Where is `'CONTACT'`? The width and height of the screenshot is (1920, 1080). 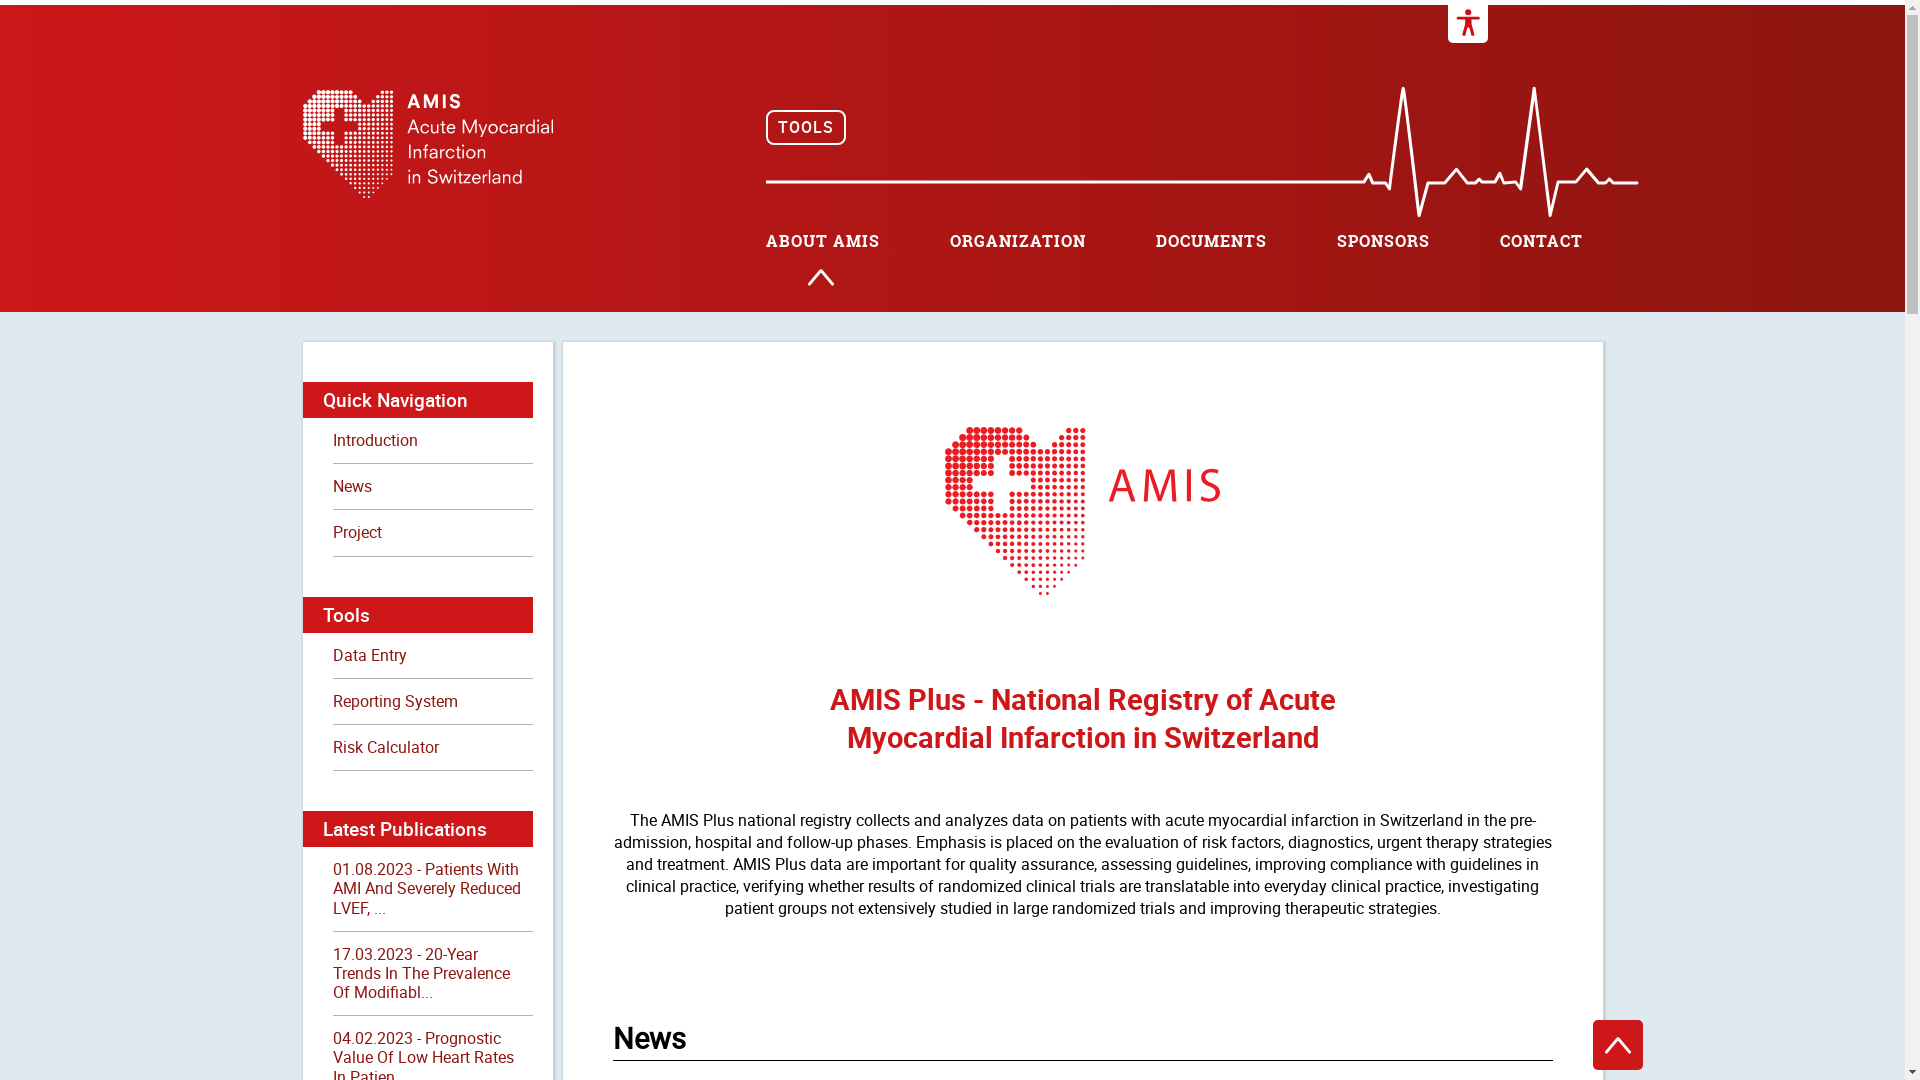 'CONTACT' is located at coordinates (1540, 240).